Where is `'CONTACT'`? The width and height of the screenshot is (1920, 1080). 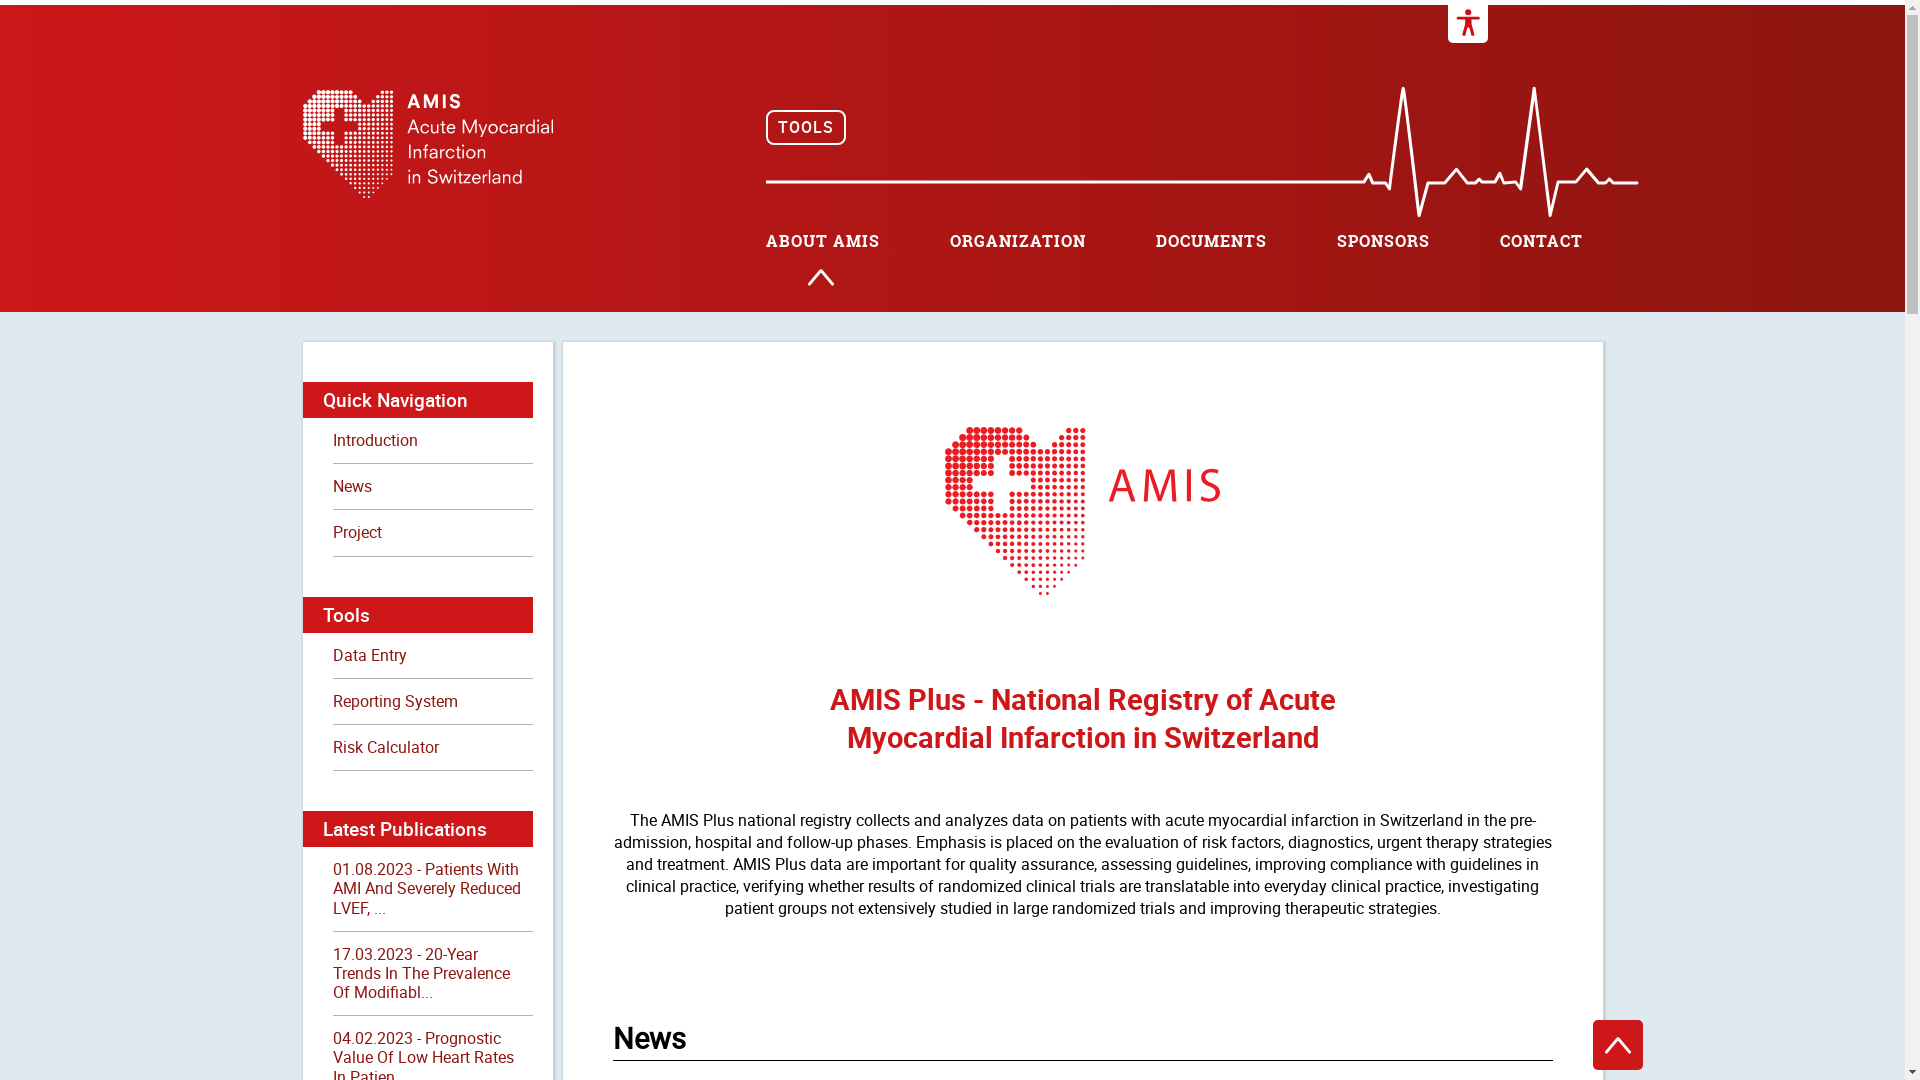 'CONTACT' is located at coordinates (1540, 240).